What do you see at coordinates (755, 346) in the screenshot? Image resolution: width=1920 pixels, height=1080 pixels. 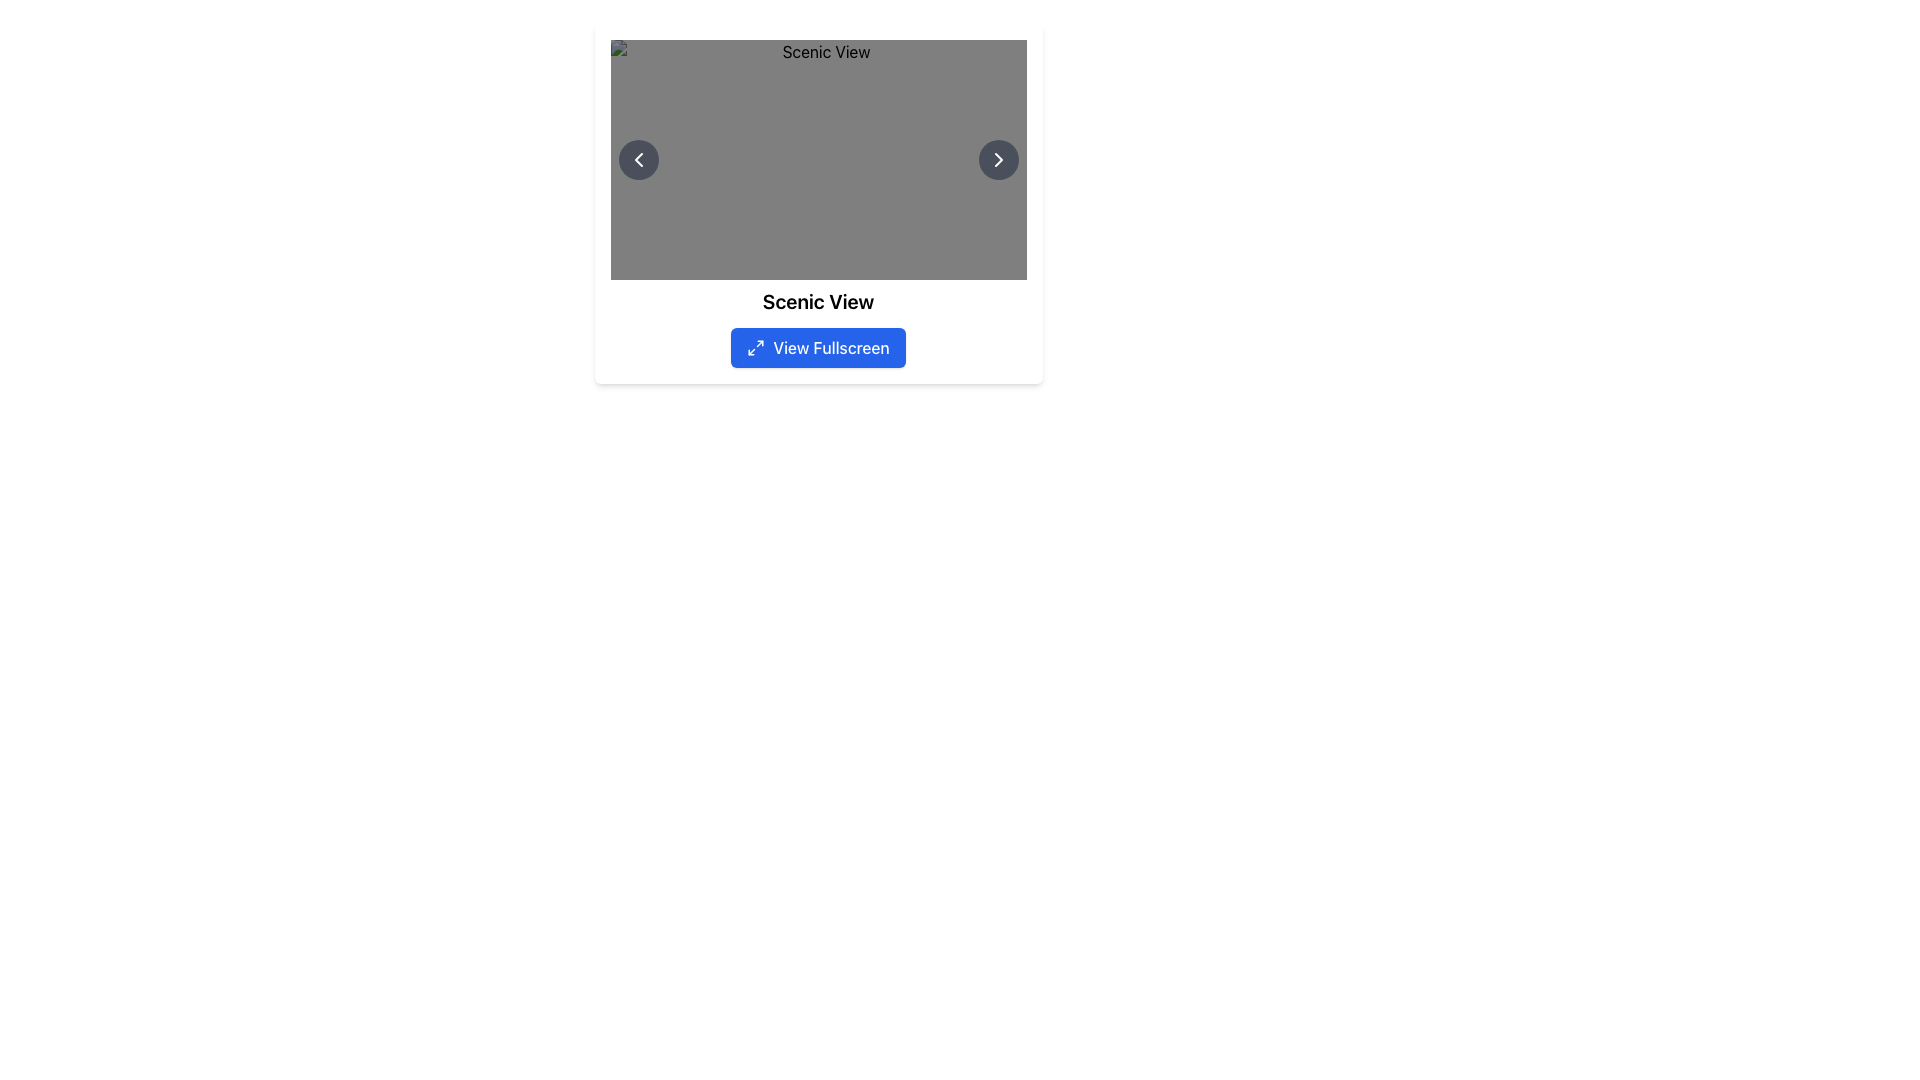 I see `the maximizing feature icon, which is a simplistic blue icon located to the left of the 'View Fullscreen' button` at bounding box center [755, 346].